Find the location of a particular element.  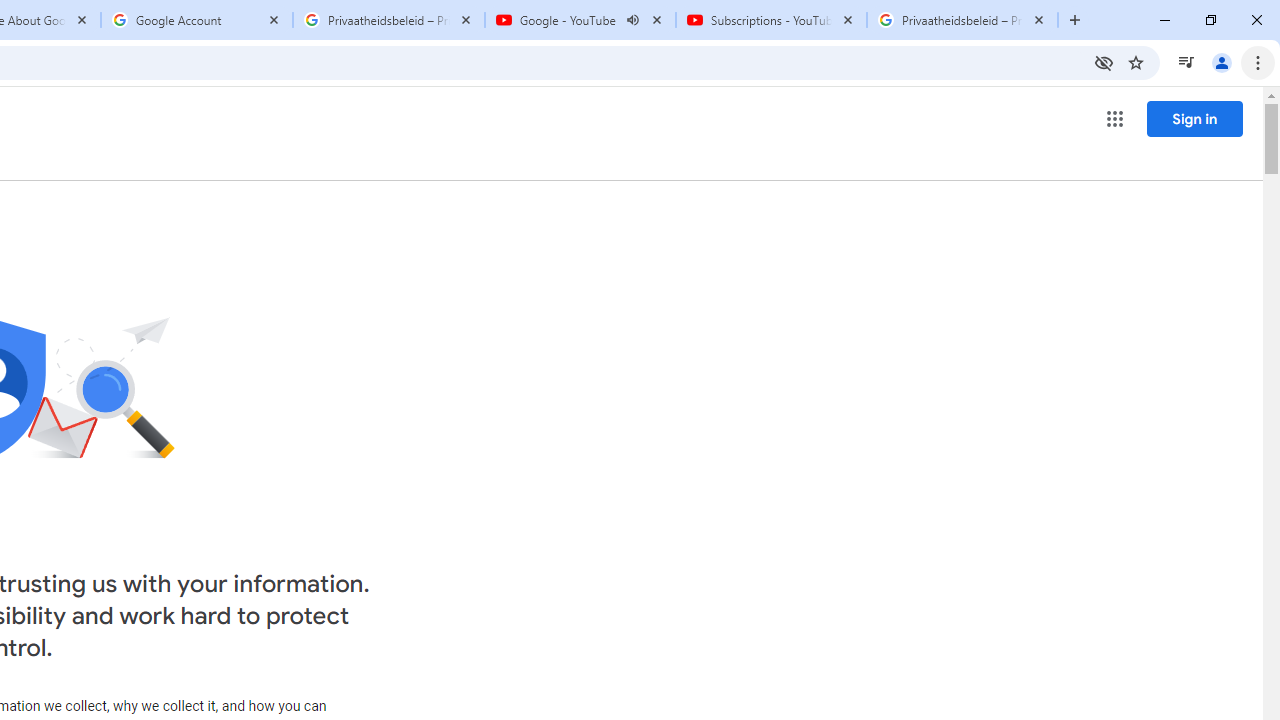

'Subscriptions - YouTube' is located at coordinates (770, 20).